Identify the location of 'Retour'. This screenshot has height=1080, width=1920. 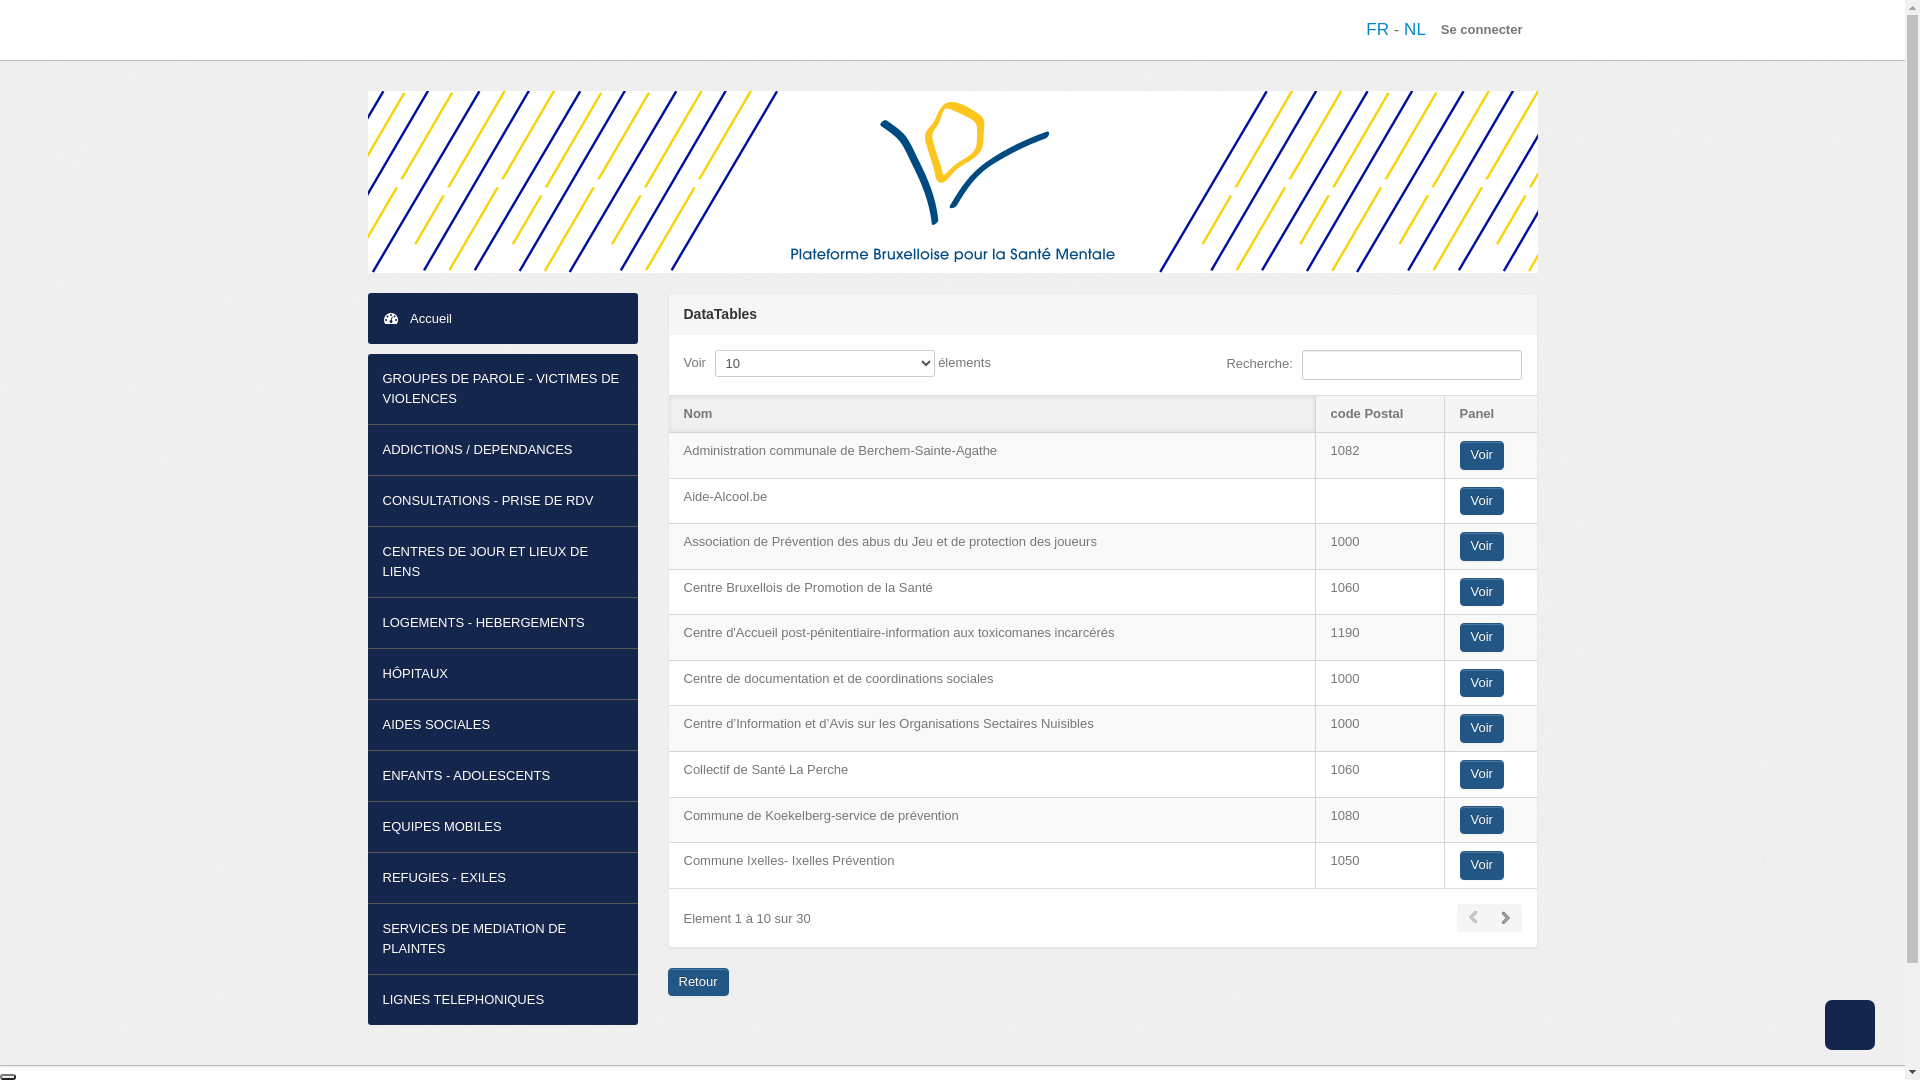
(698, 981).